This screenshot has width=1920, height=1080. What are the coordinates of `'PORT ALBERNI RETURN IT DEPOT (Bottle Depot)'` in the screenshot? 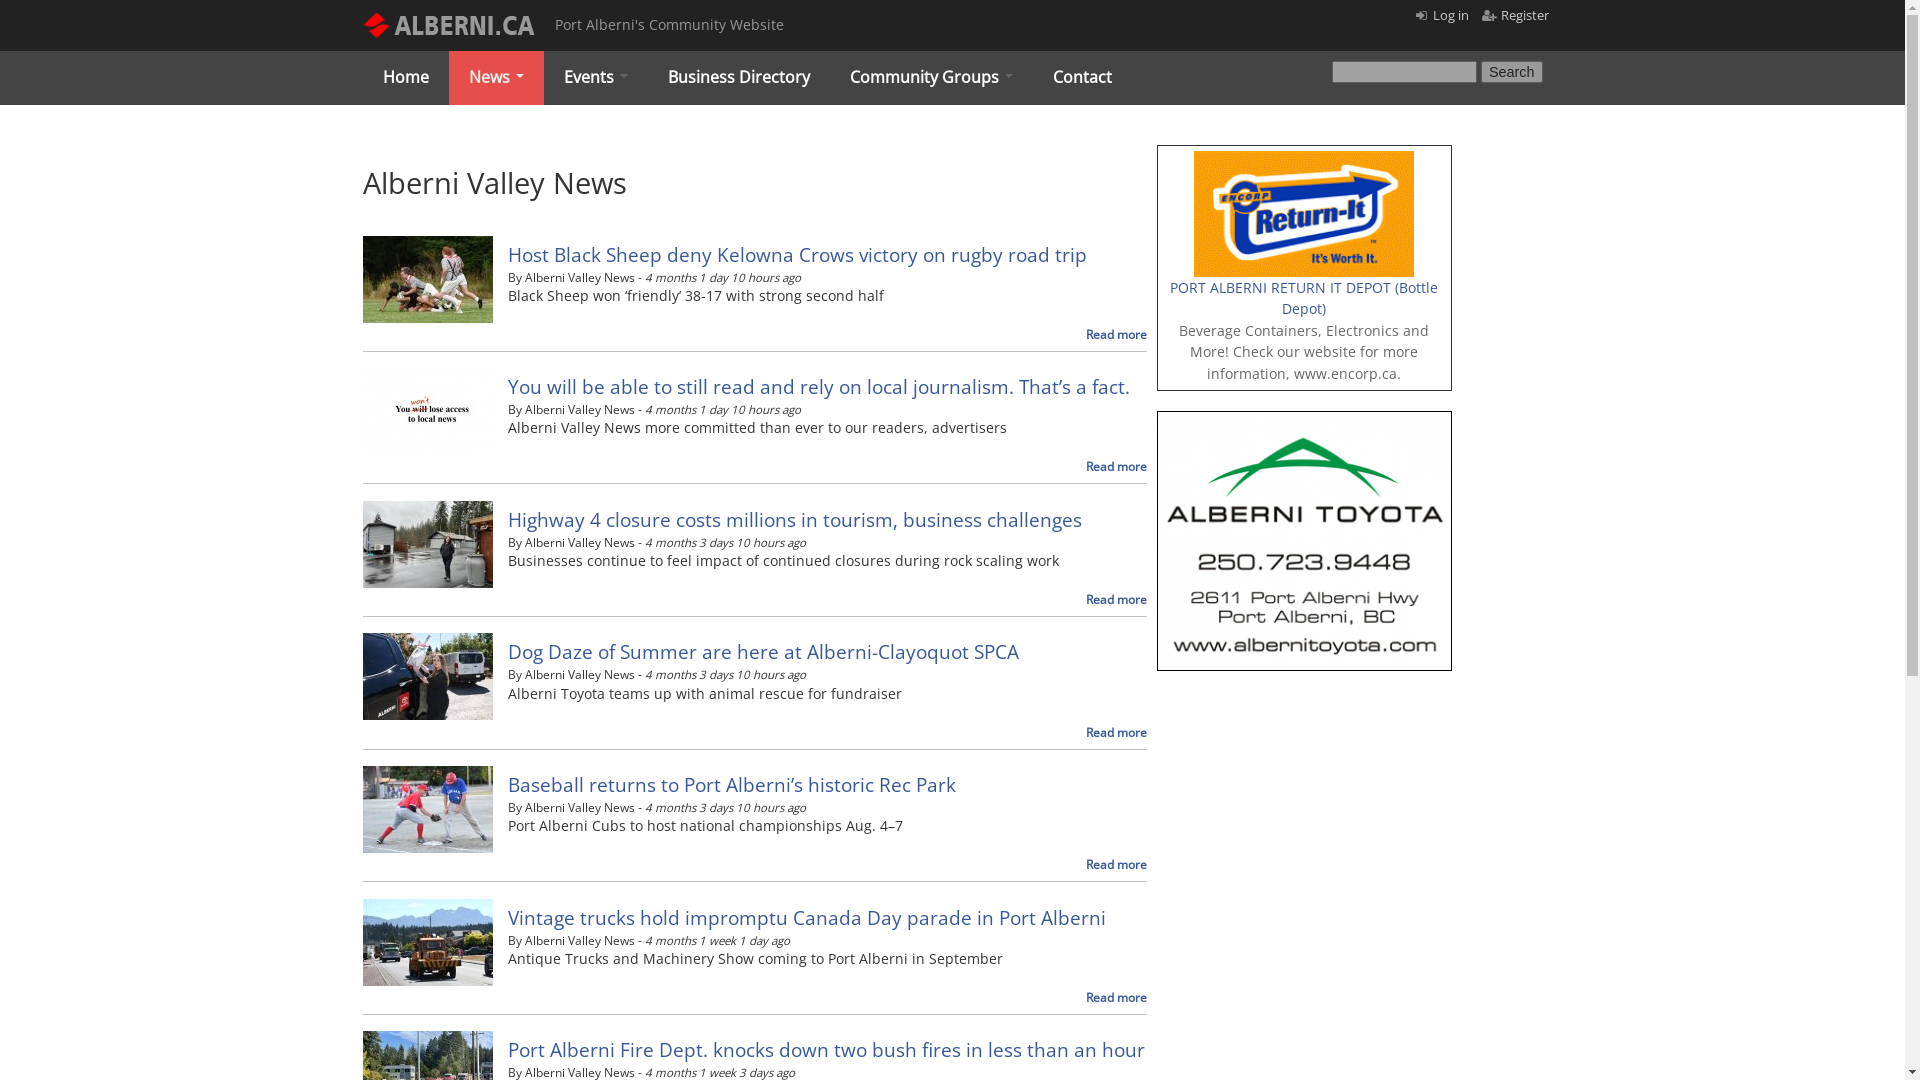 It's located at (1304, 298).